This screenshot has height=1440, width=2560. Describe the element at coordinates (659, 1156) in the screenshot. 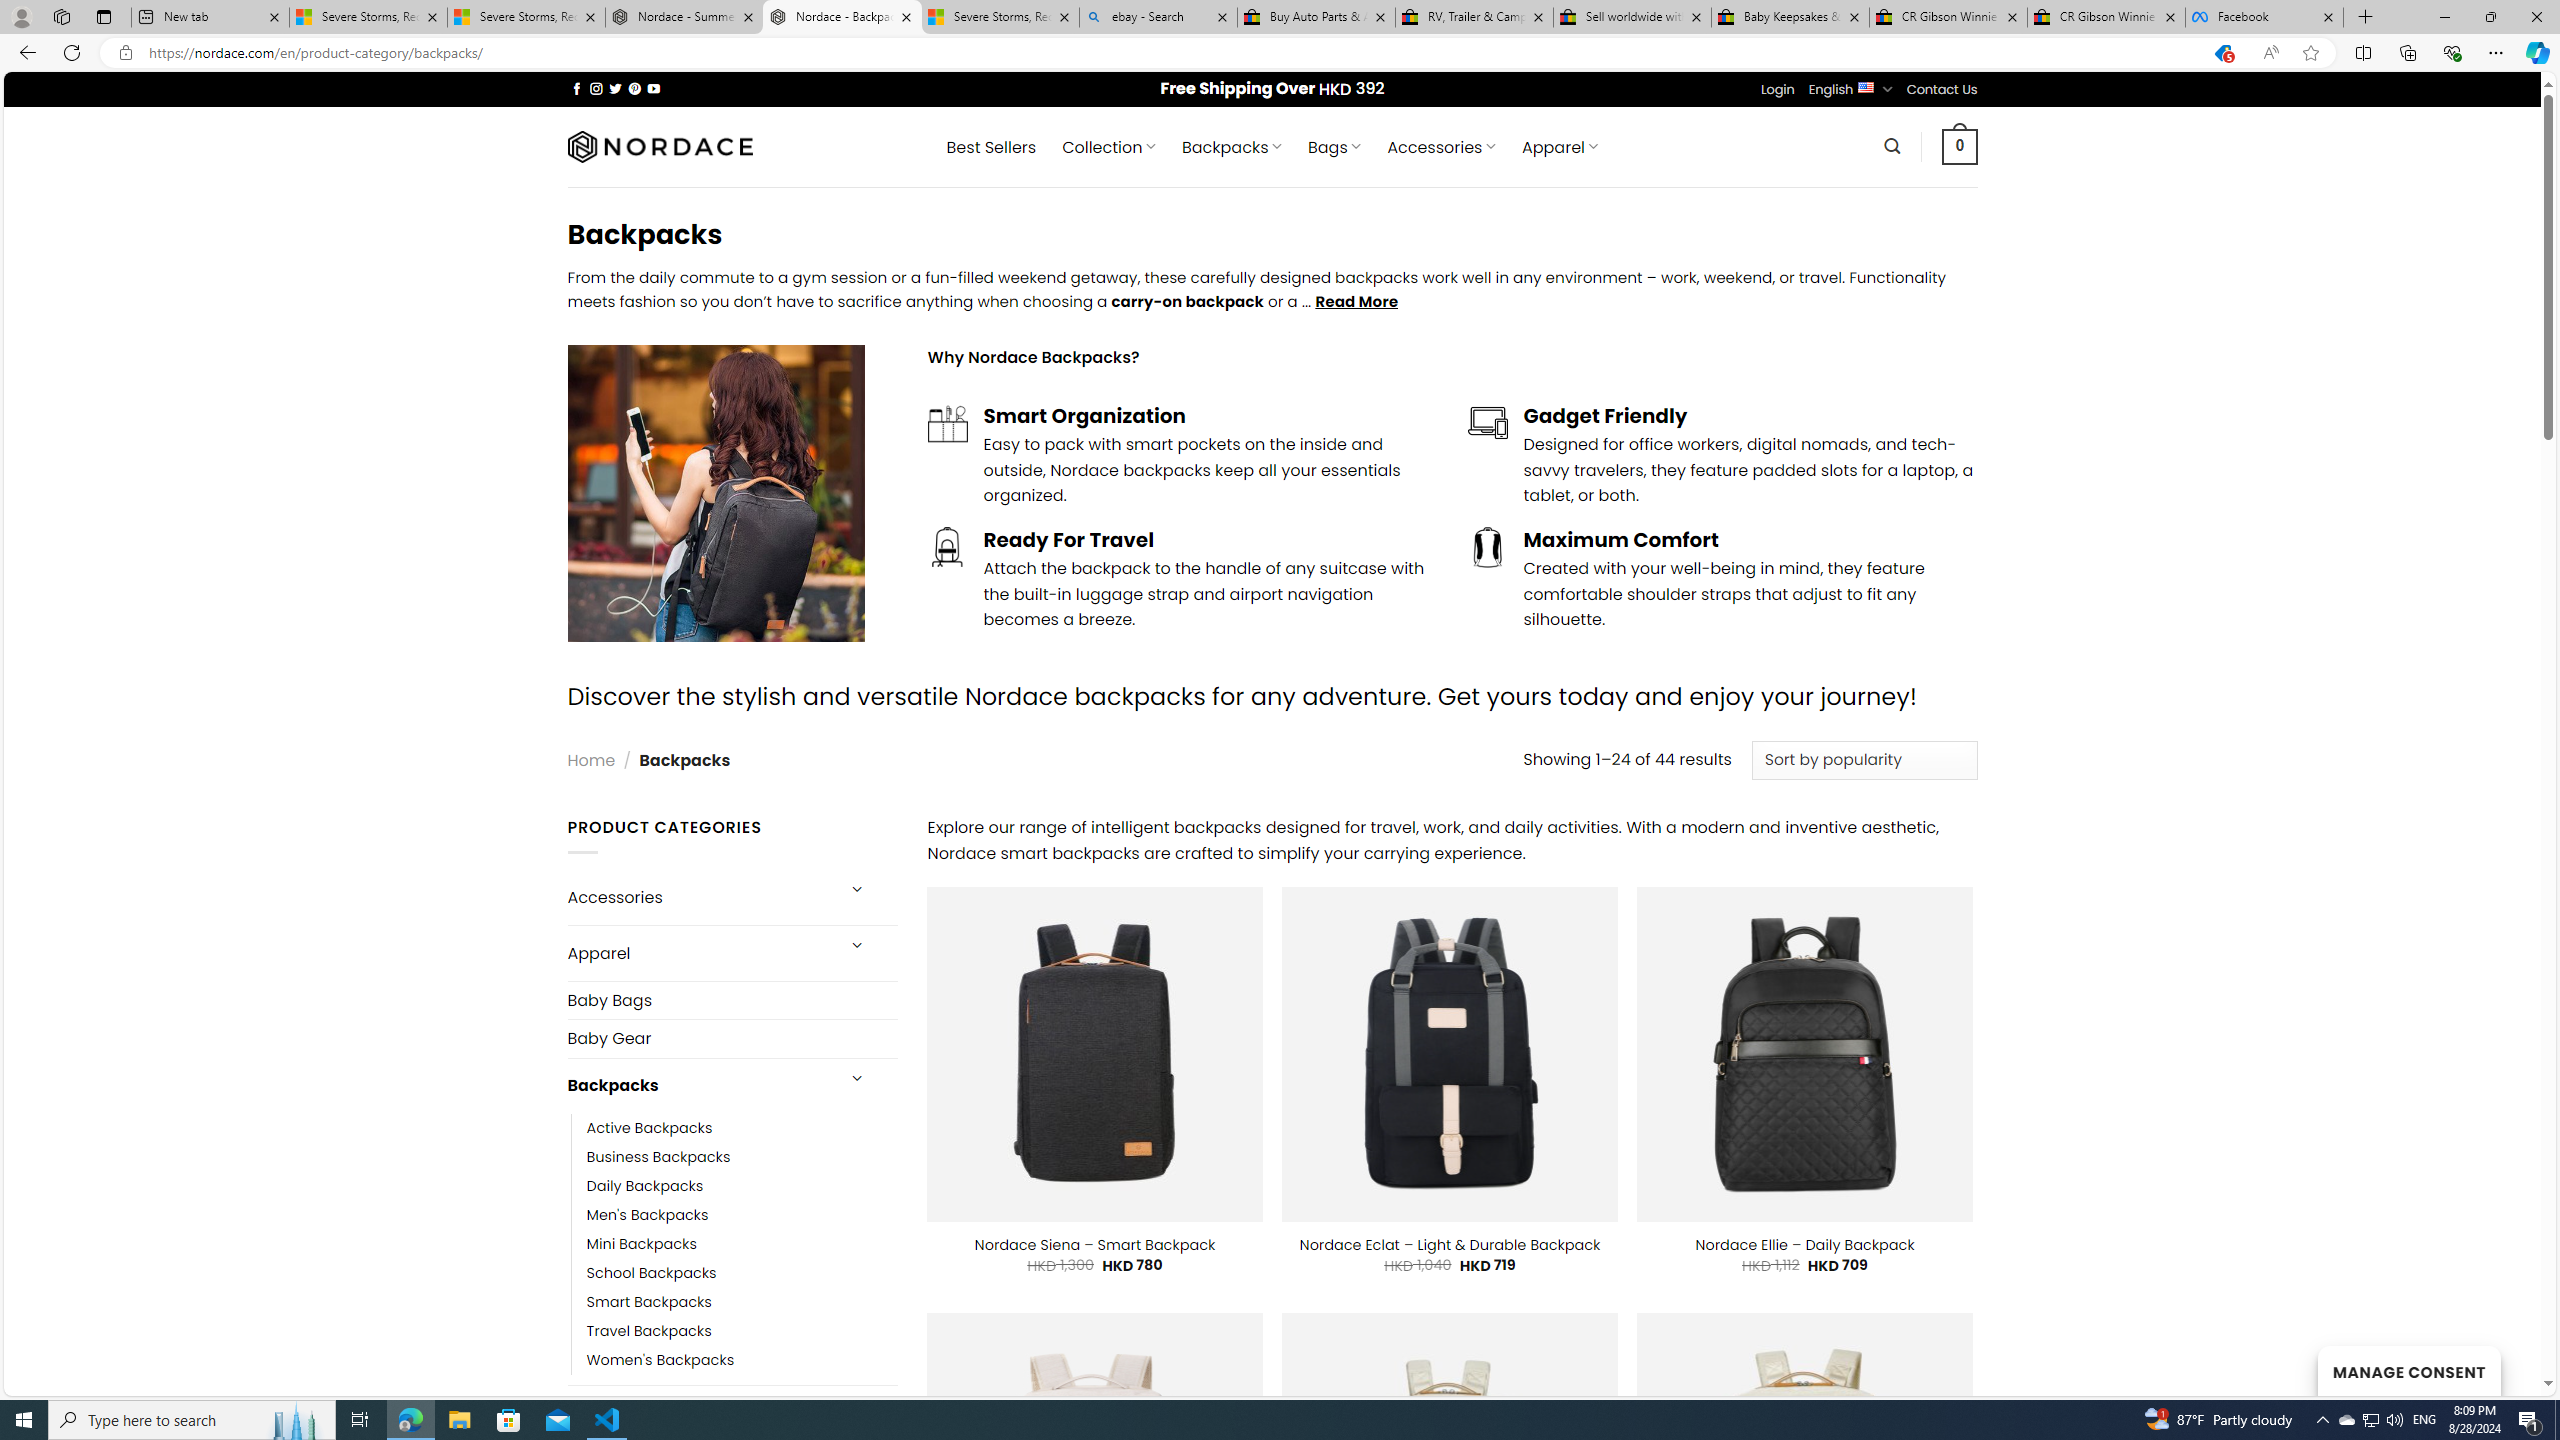

I see `'Business Backpacks'` at that location.